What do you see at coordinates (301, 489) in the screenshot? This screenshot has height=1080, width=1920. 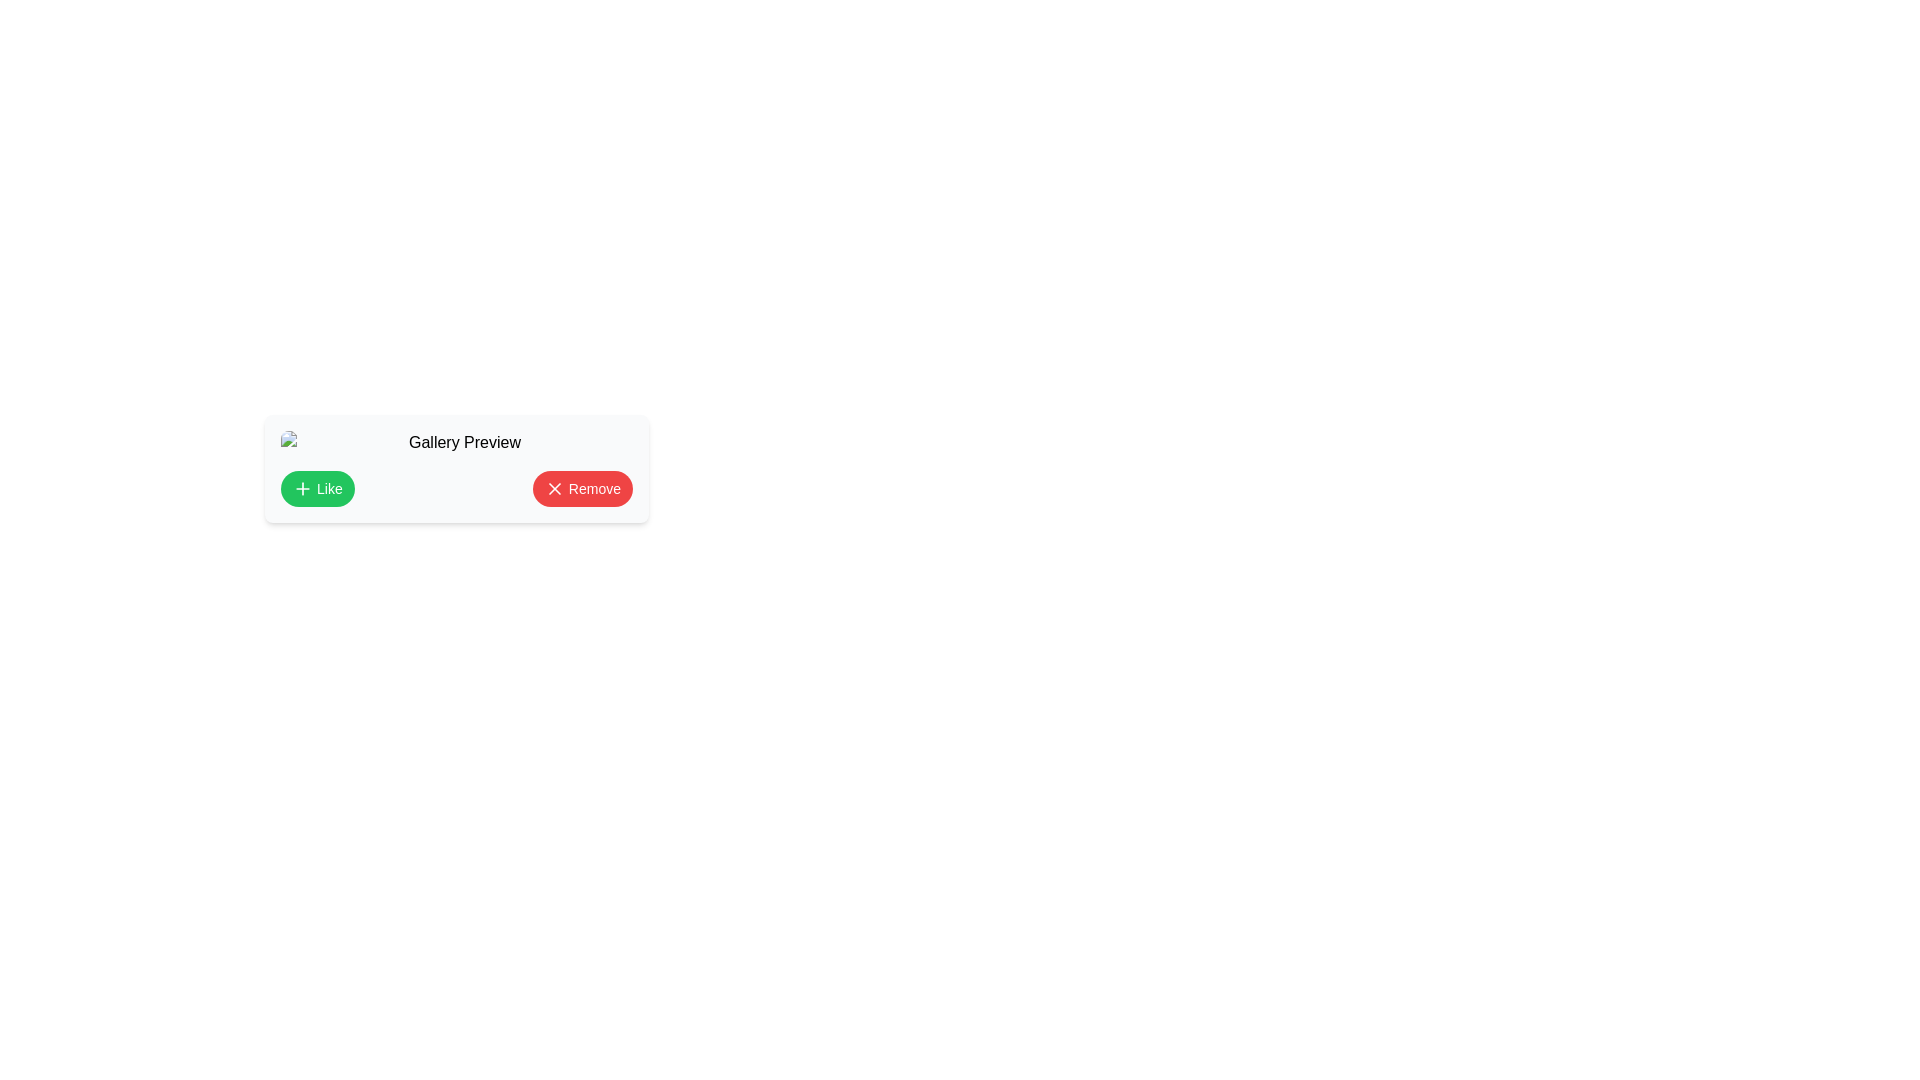 I see `the small green circular button with a white plus icon, which is centered within the 'Like' button on the card displaying 'Gallery Preview'` at bounding box center [301, 489].